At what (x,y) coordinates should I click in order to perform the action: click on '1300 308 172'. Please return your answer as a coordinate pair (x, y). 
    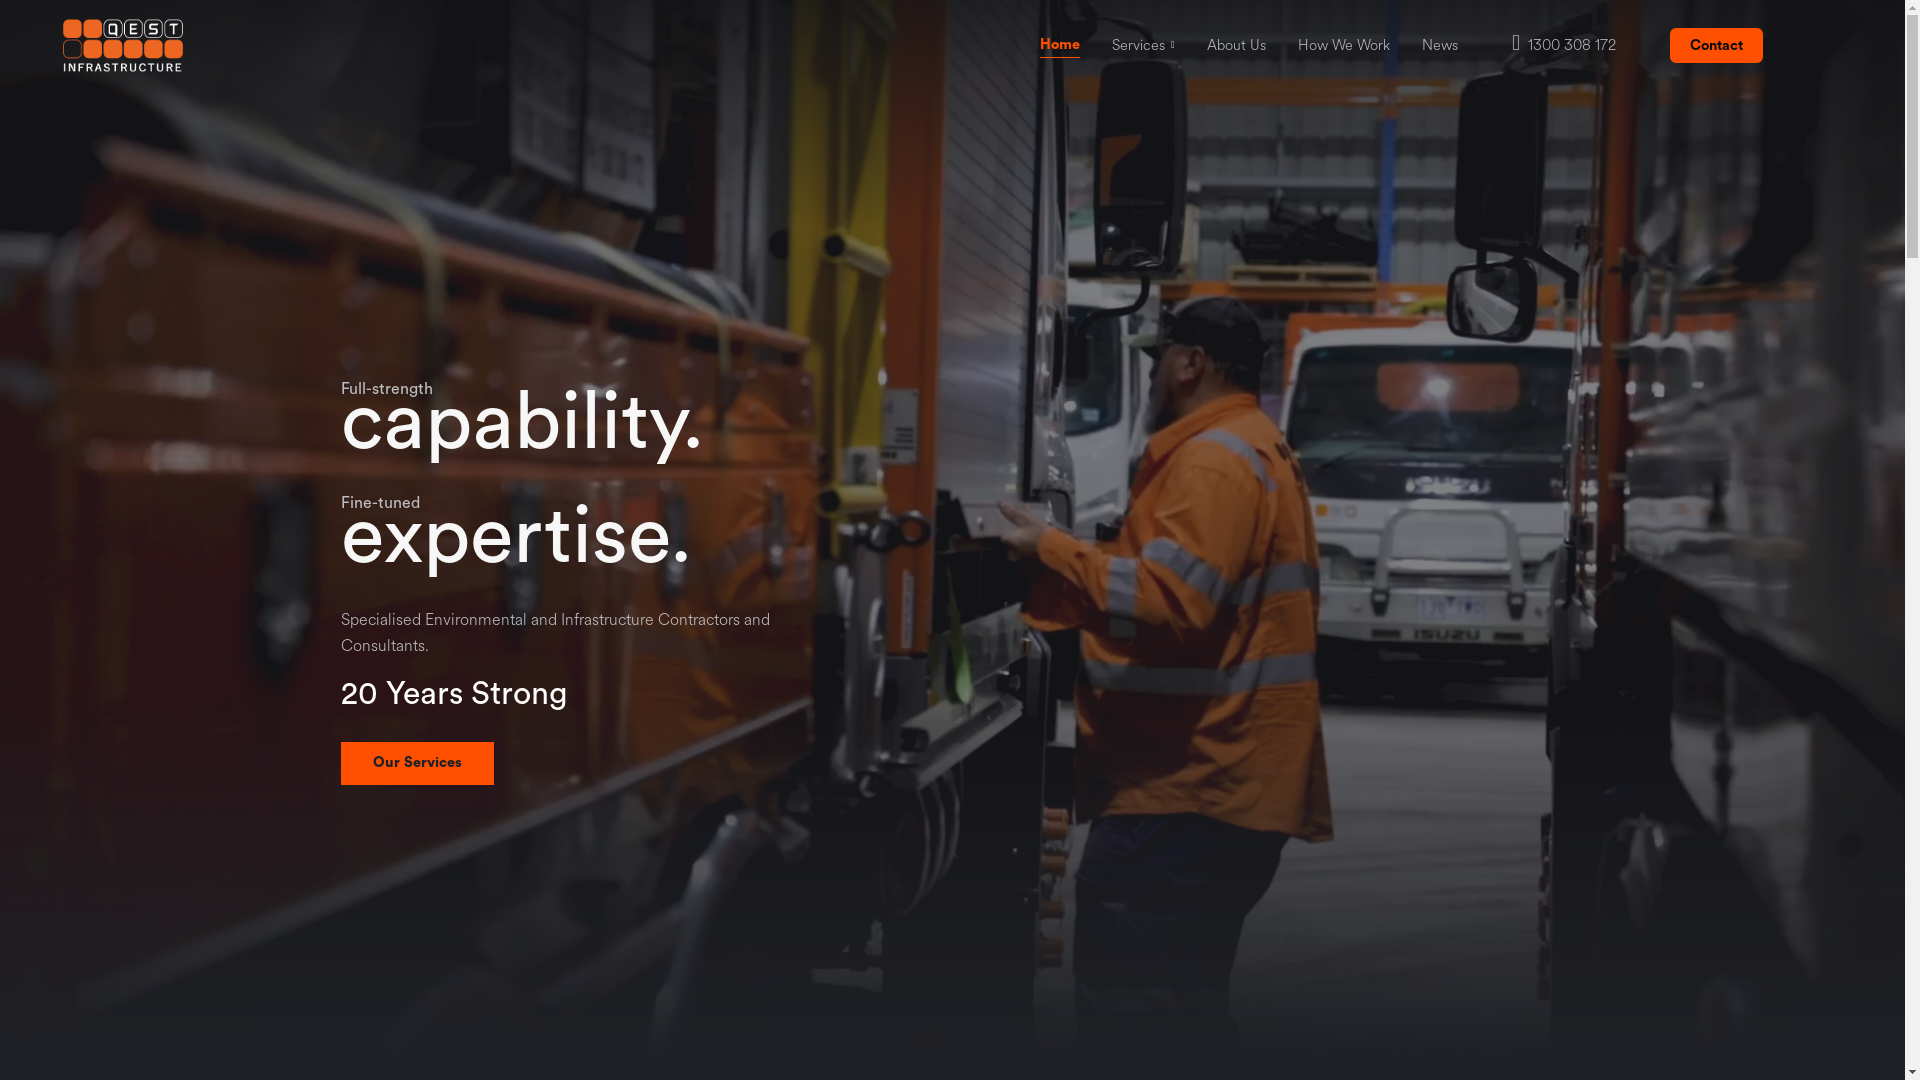
    Looking at the image, I should click on (1512, 45).